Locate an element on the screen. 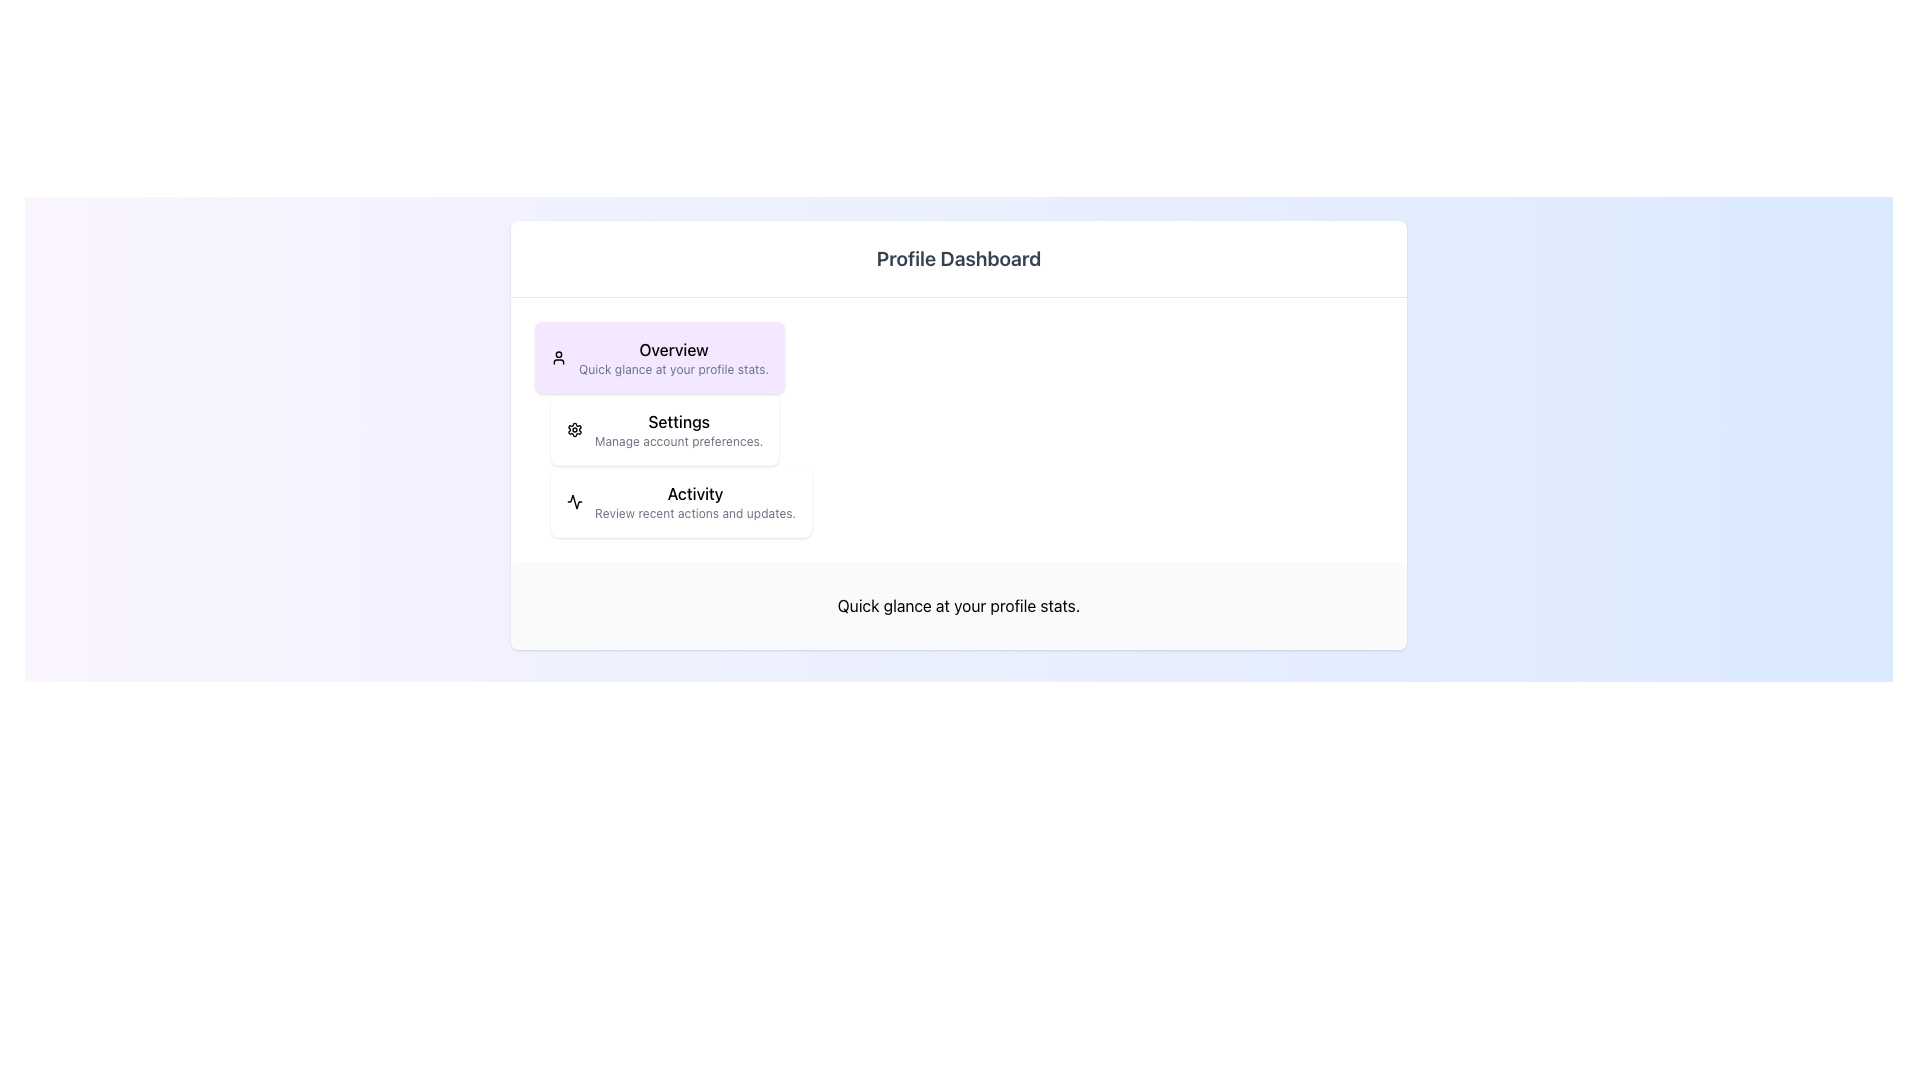 This screenshot has width=1920, height=1080. the small gray text label displaying 'Review recent actions and updates.' located beneath the bolded 'Activity' label in the third item of the list is located at coordinates (695, 512).